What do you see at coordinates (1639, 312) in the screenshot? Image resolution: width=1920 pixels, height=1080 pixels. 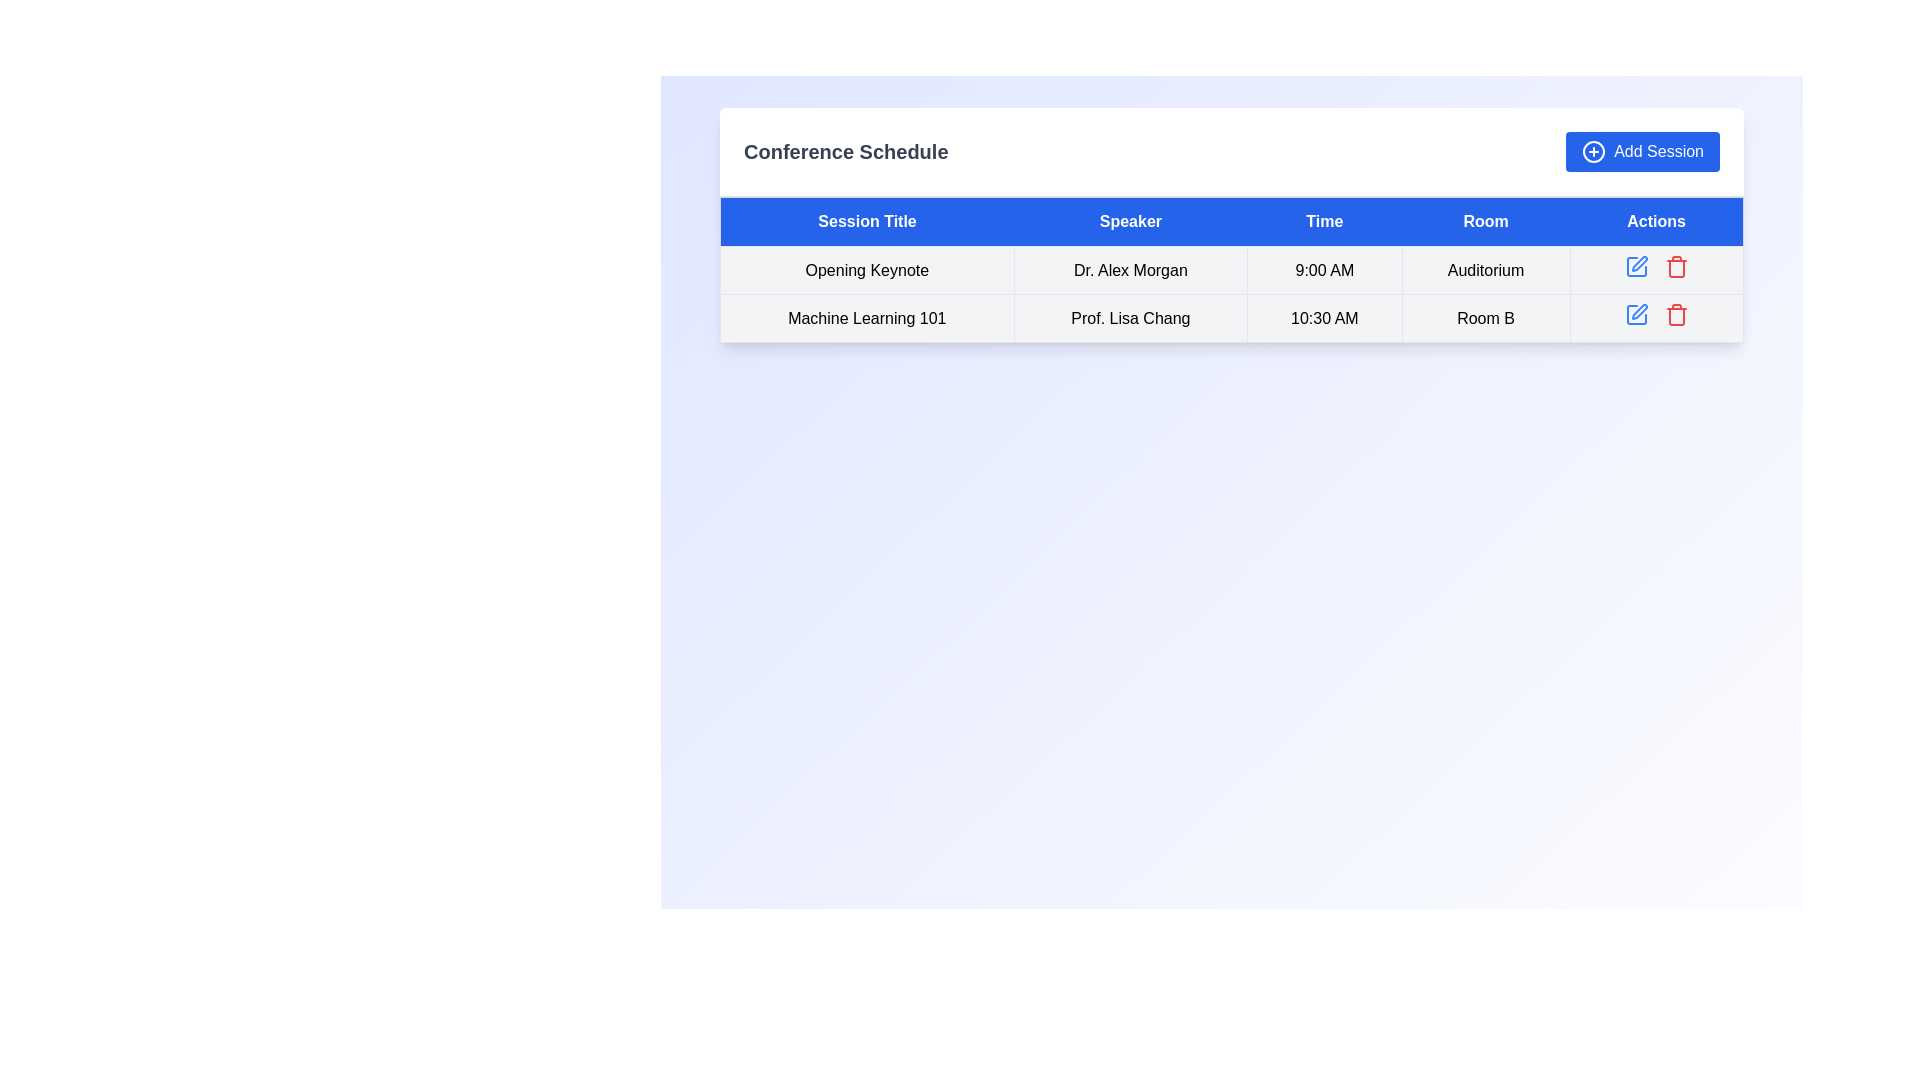 I see `the 'Edit' icon button located in the second row of the table under the 'Actions' column` at bounding box center [1639, 312].